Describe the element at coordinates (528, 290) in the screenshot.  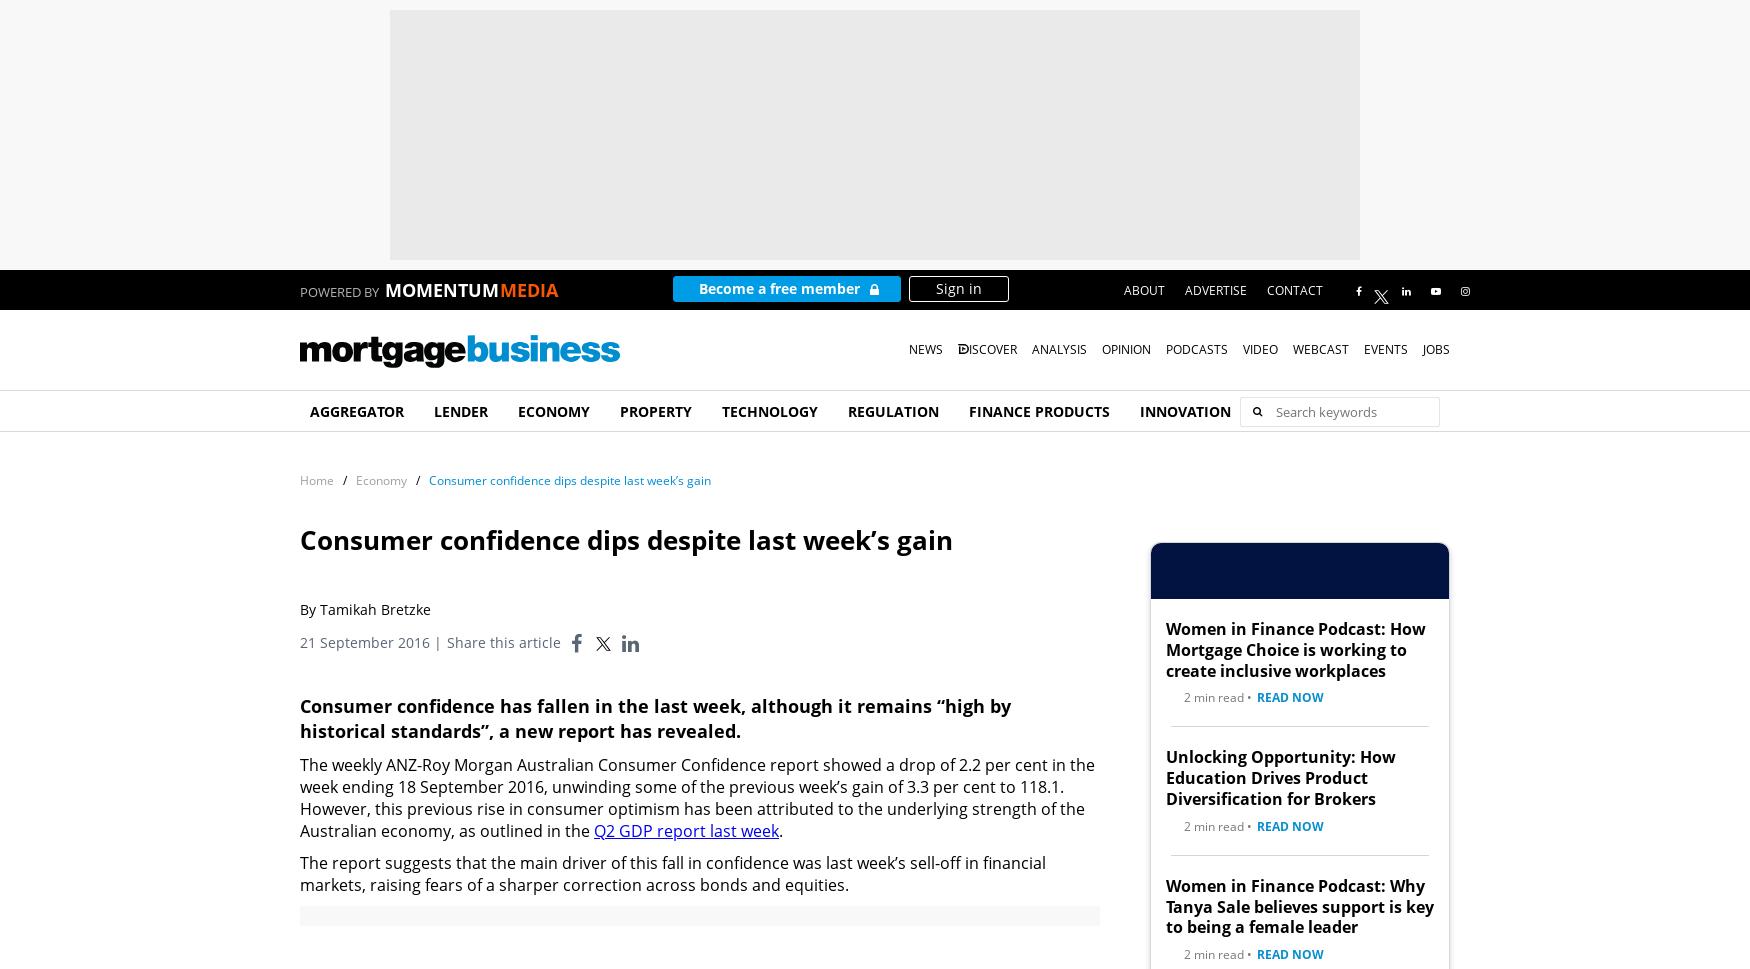
I see `'MEDIA'` at that location.